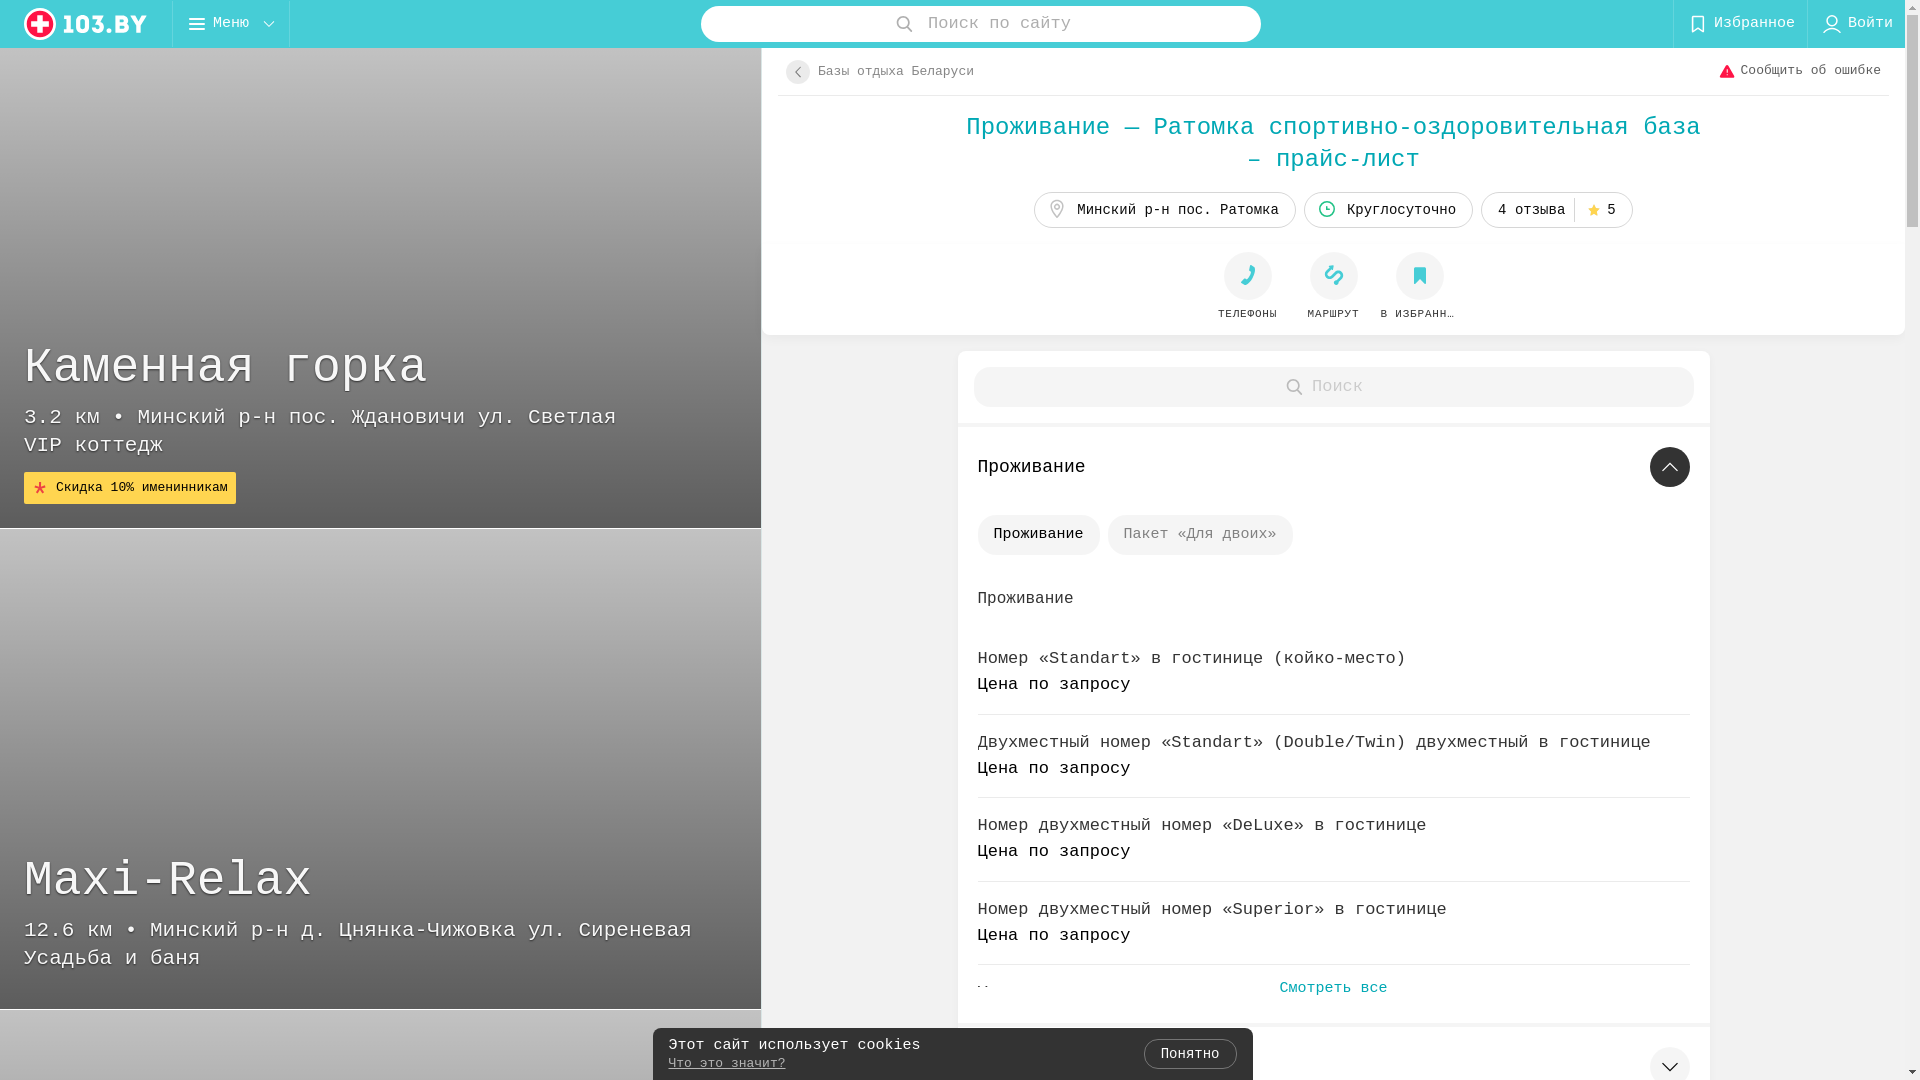 The width and height of the screenshot is (1920, 1080). What do you see at coordinates (24, 23) in the screenshot?
I see `'logo'` at bounding box center [24, 23].